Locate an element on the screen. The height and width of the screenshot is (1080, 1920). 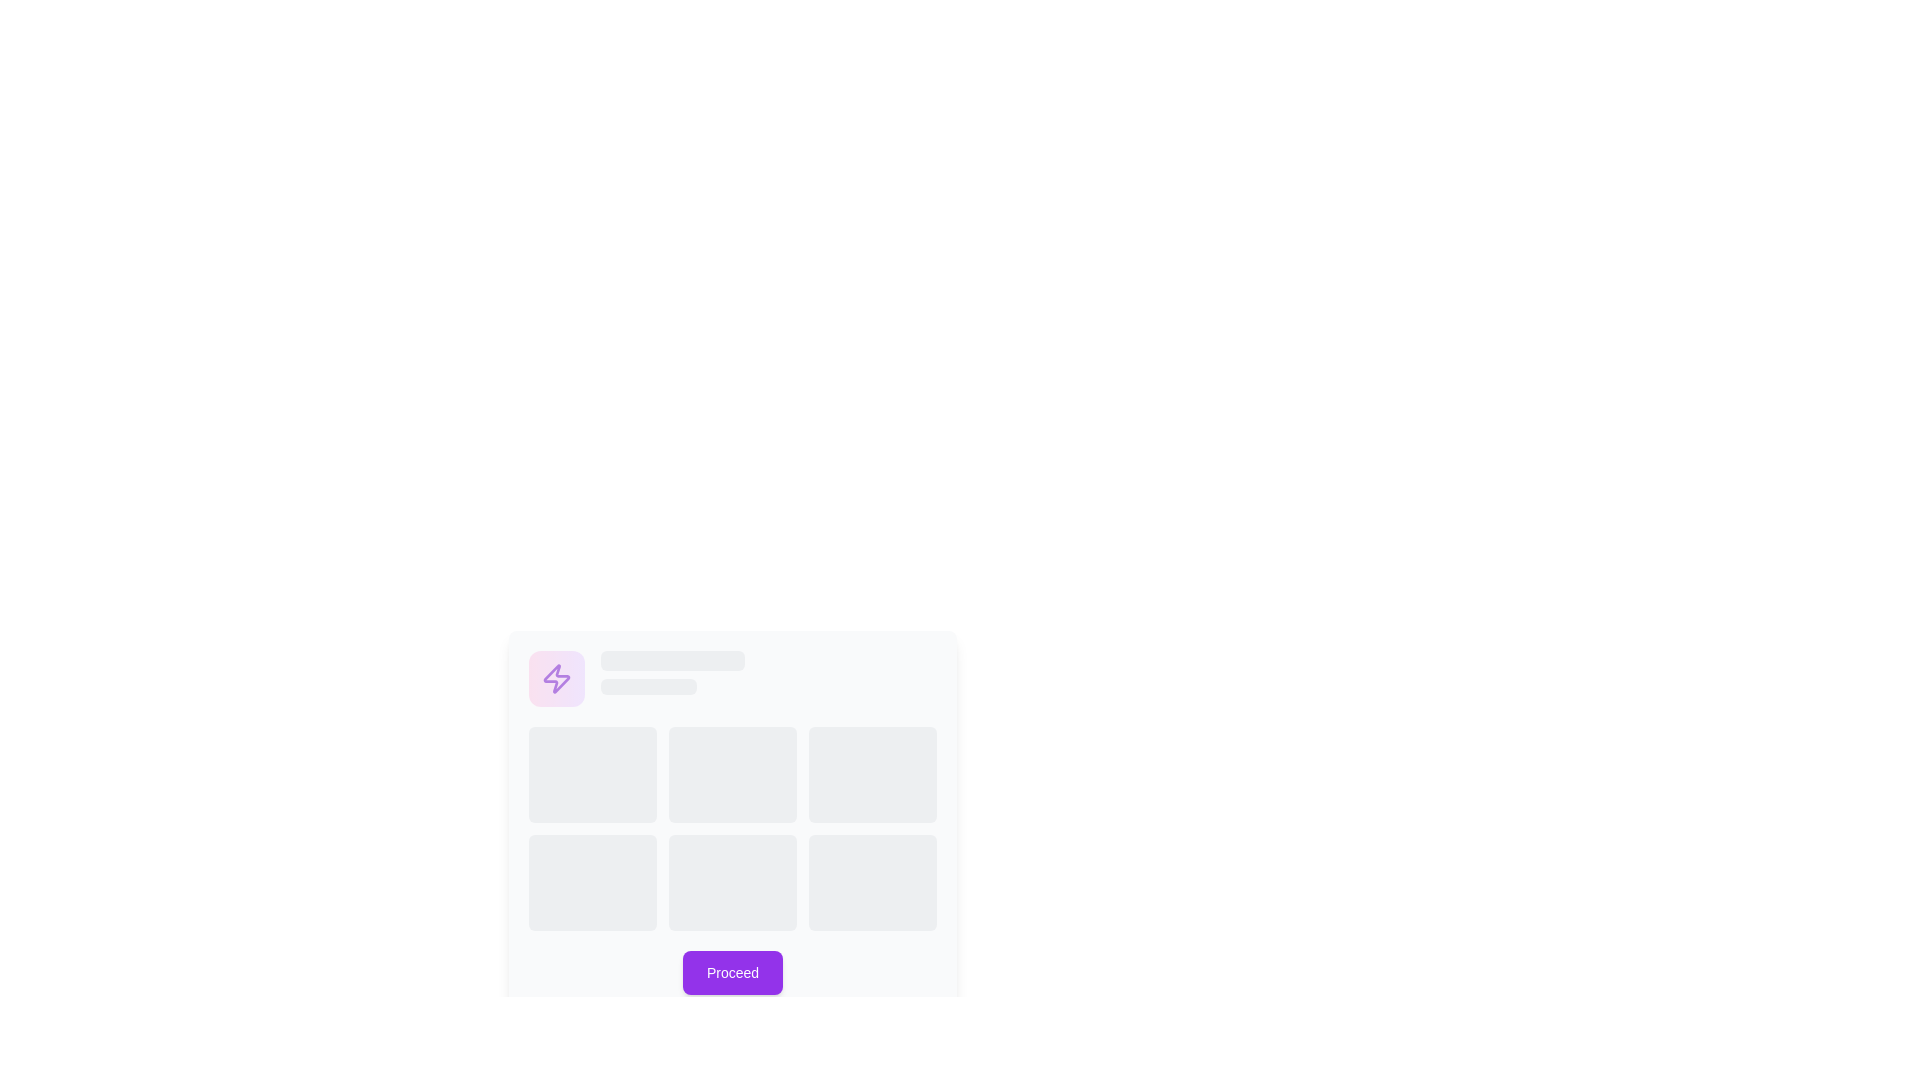
the Placeholder component with animated styling, which is the third item in the top row of a 3x2 grid layout is located at coordinates (873, 774).